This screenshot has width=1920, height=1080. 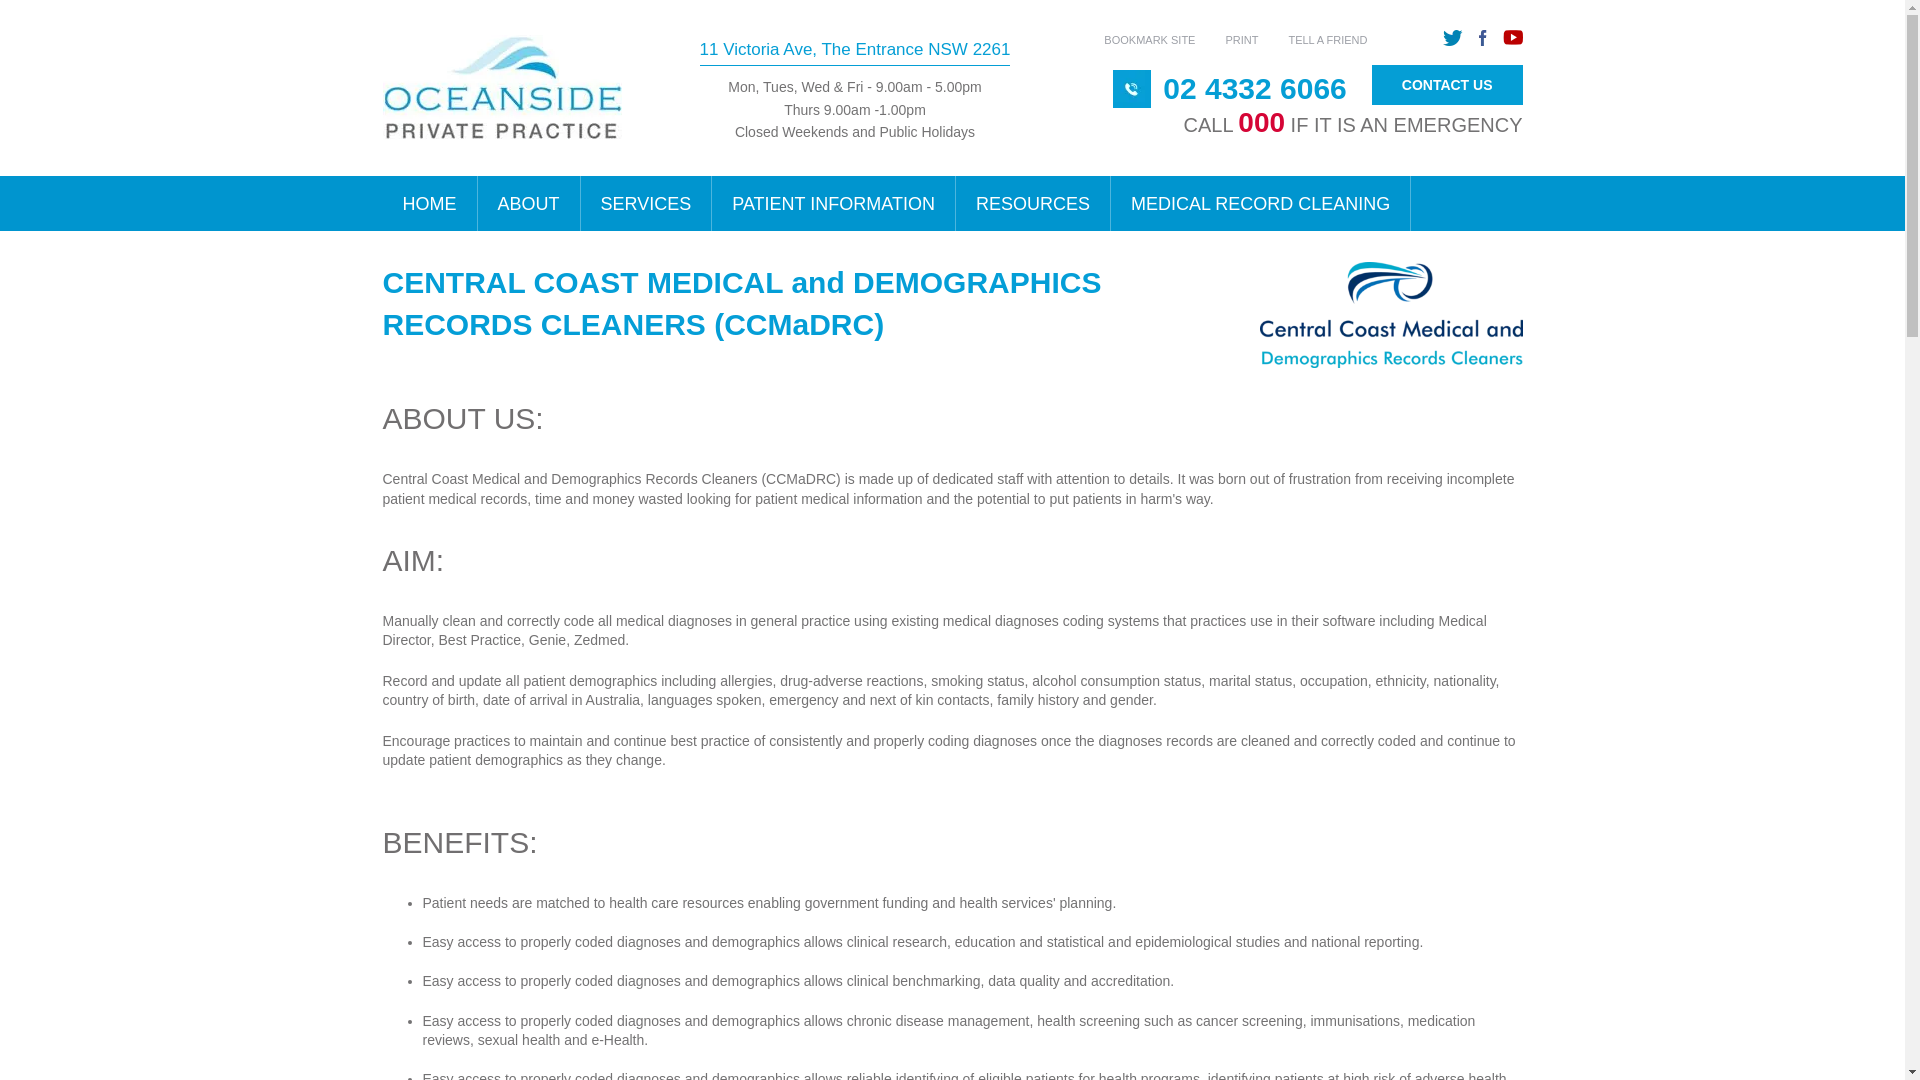 I want to click on 'facebook', so click(x=1482, y=38).